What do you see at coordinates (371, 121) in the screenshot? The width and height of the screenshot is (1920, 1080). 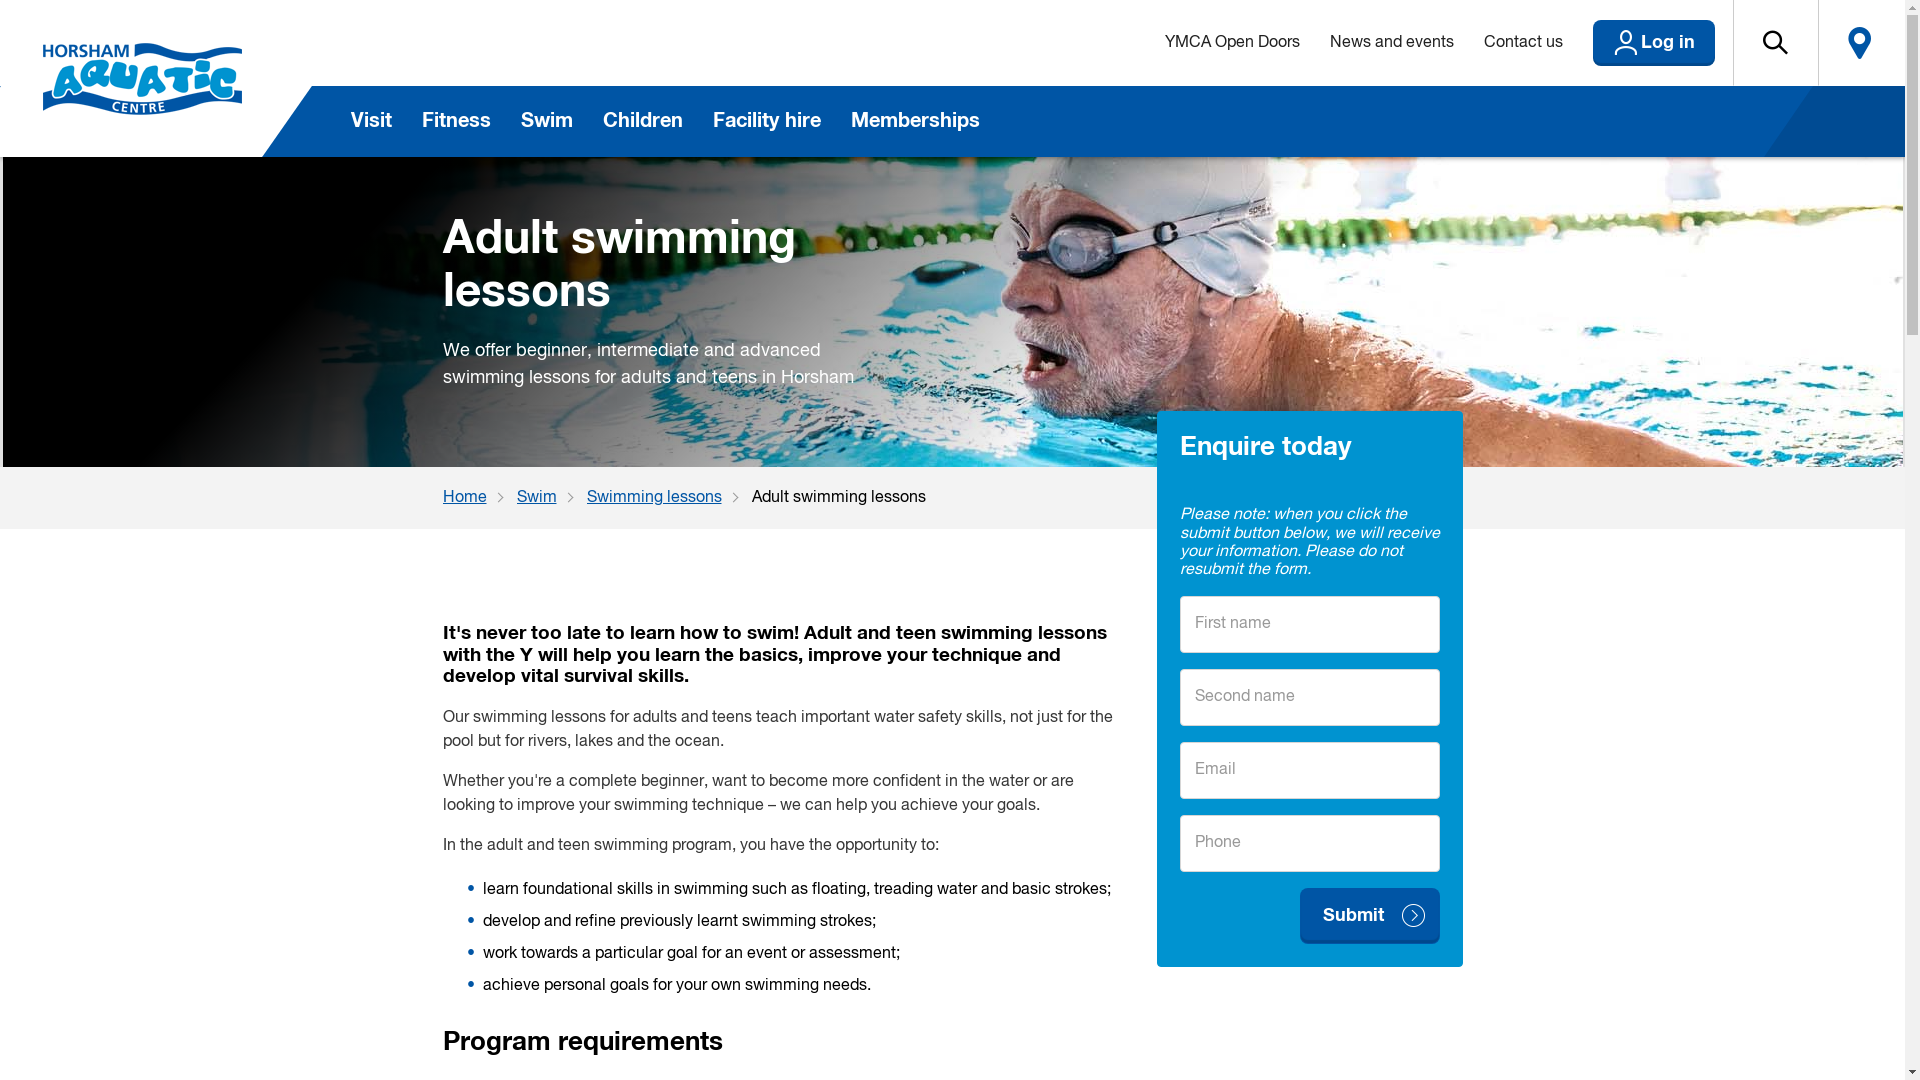 I see `'Visit'` at bounding box center [371, 121].